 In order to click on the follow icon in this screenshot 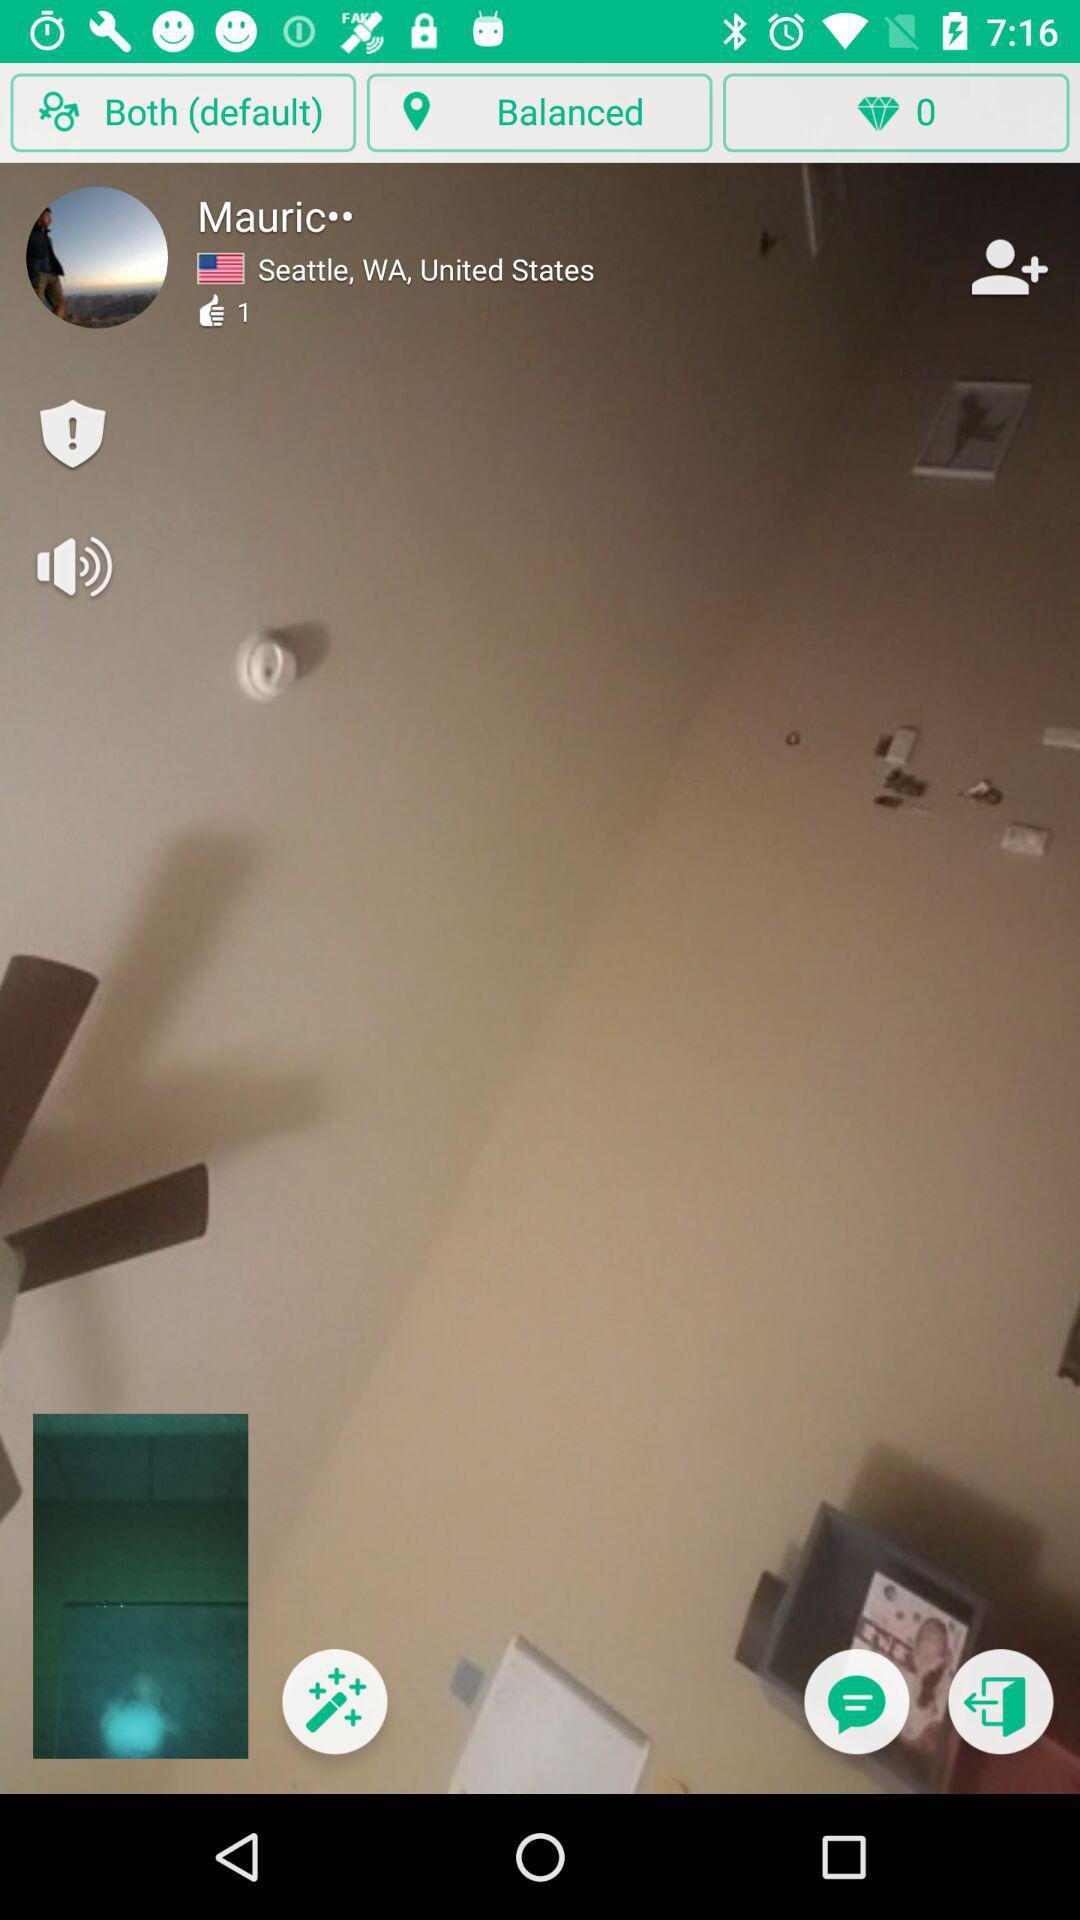, I will do `click(1007, 266)`.